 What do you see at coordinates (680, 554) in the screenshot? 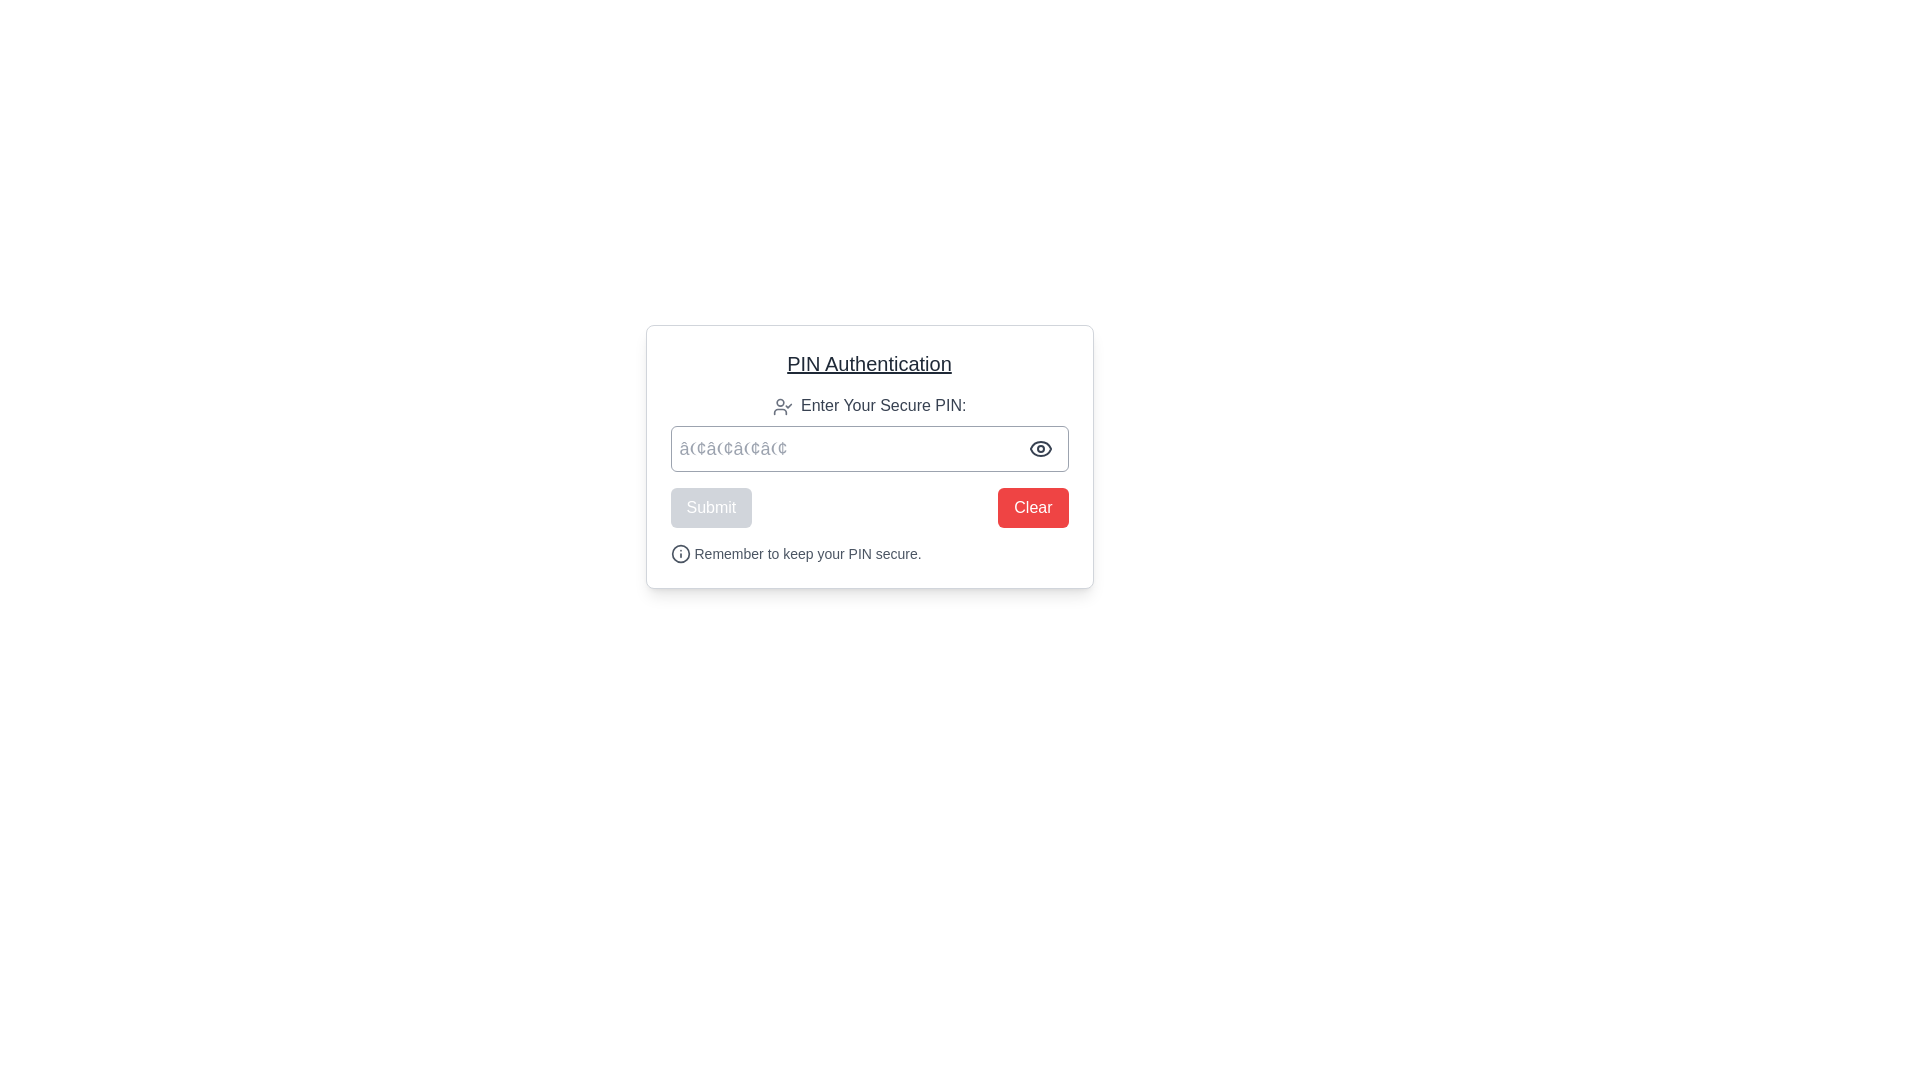
I see `the informational icon located to the left of the text 'Remember to keep your PIN secure.'` at bounding box center [680, 554].